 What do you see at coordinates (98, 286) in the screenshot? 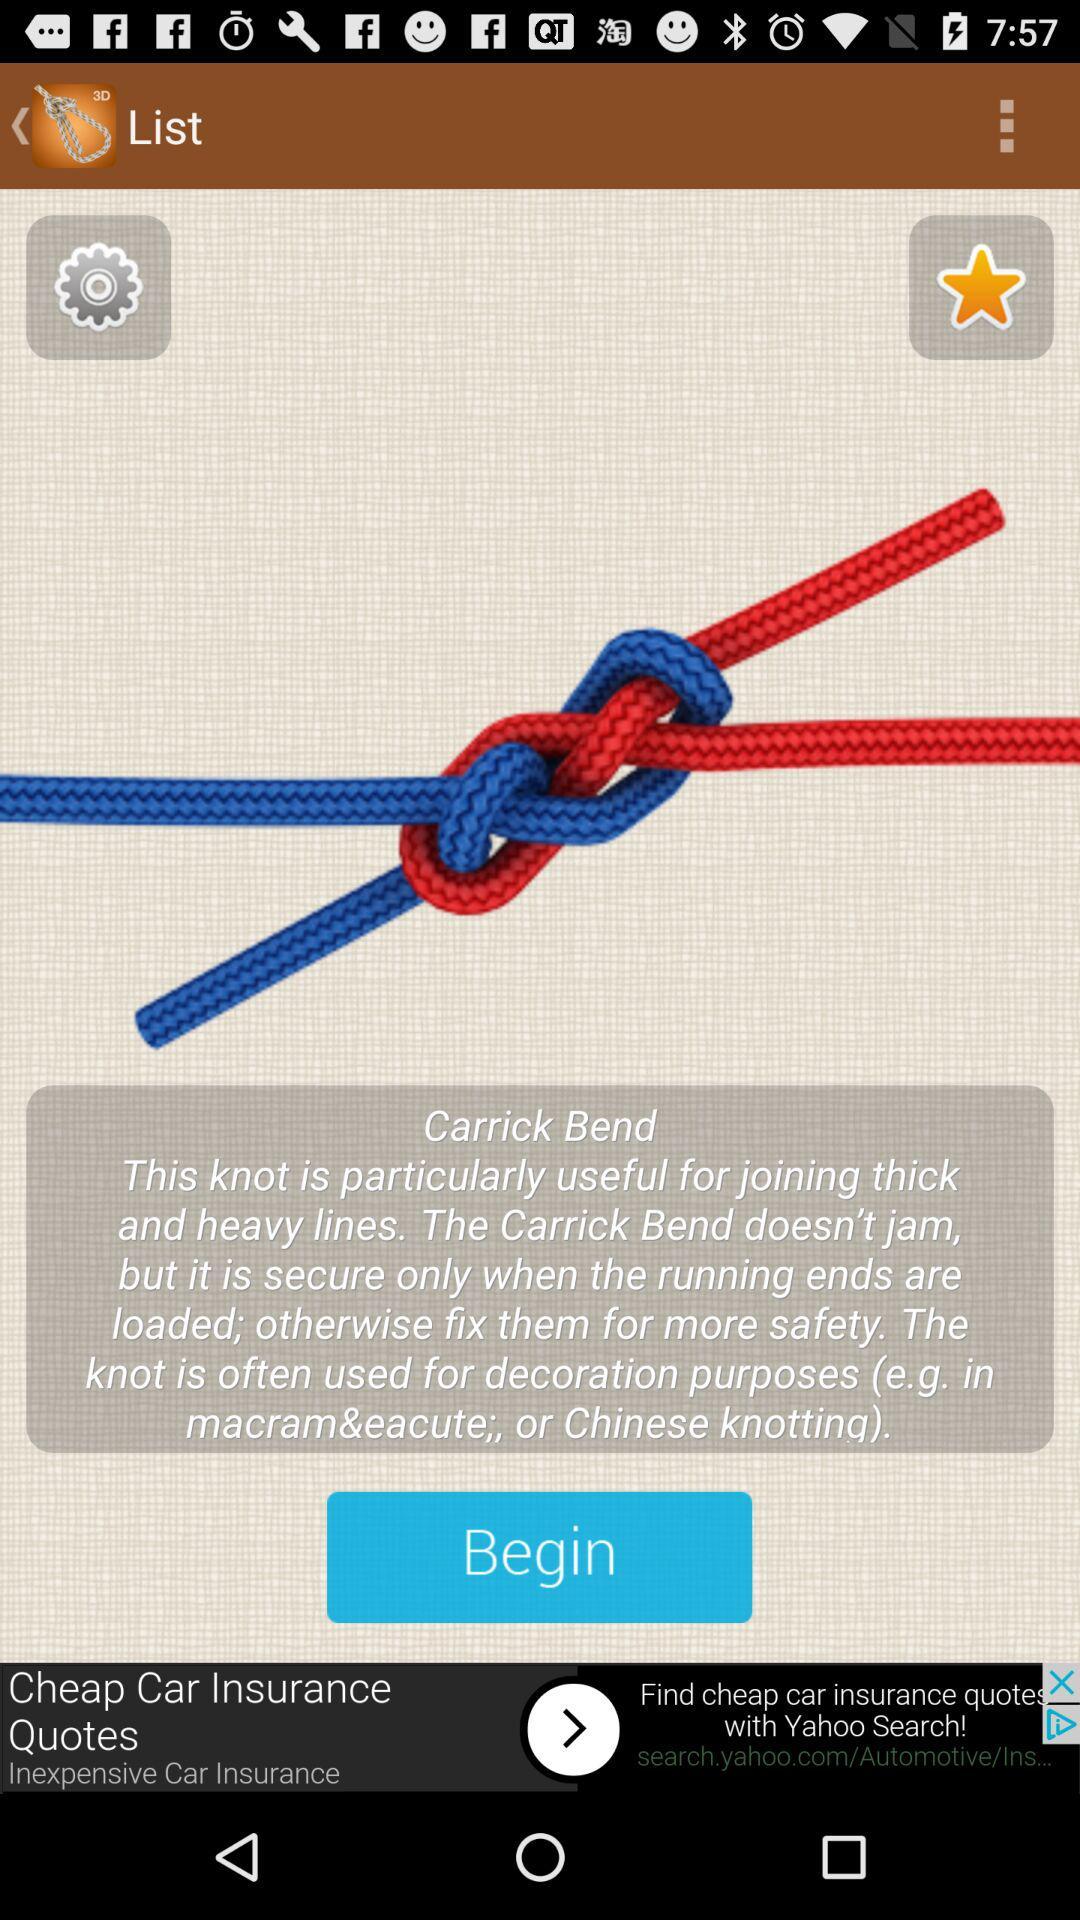
I see `settings` at bounding box center [98, 286].